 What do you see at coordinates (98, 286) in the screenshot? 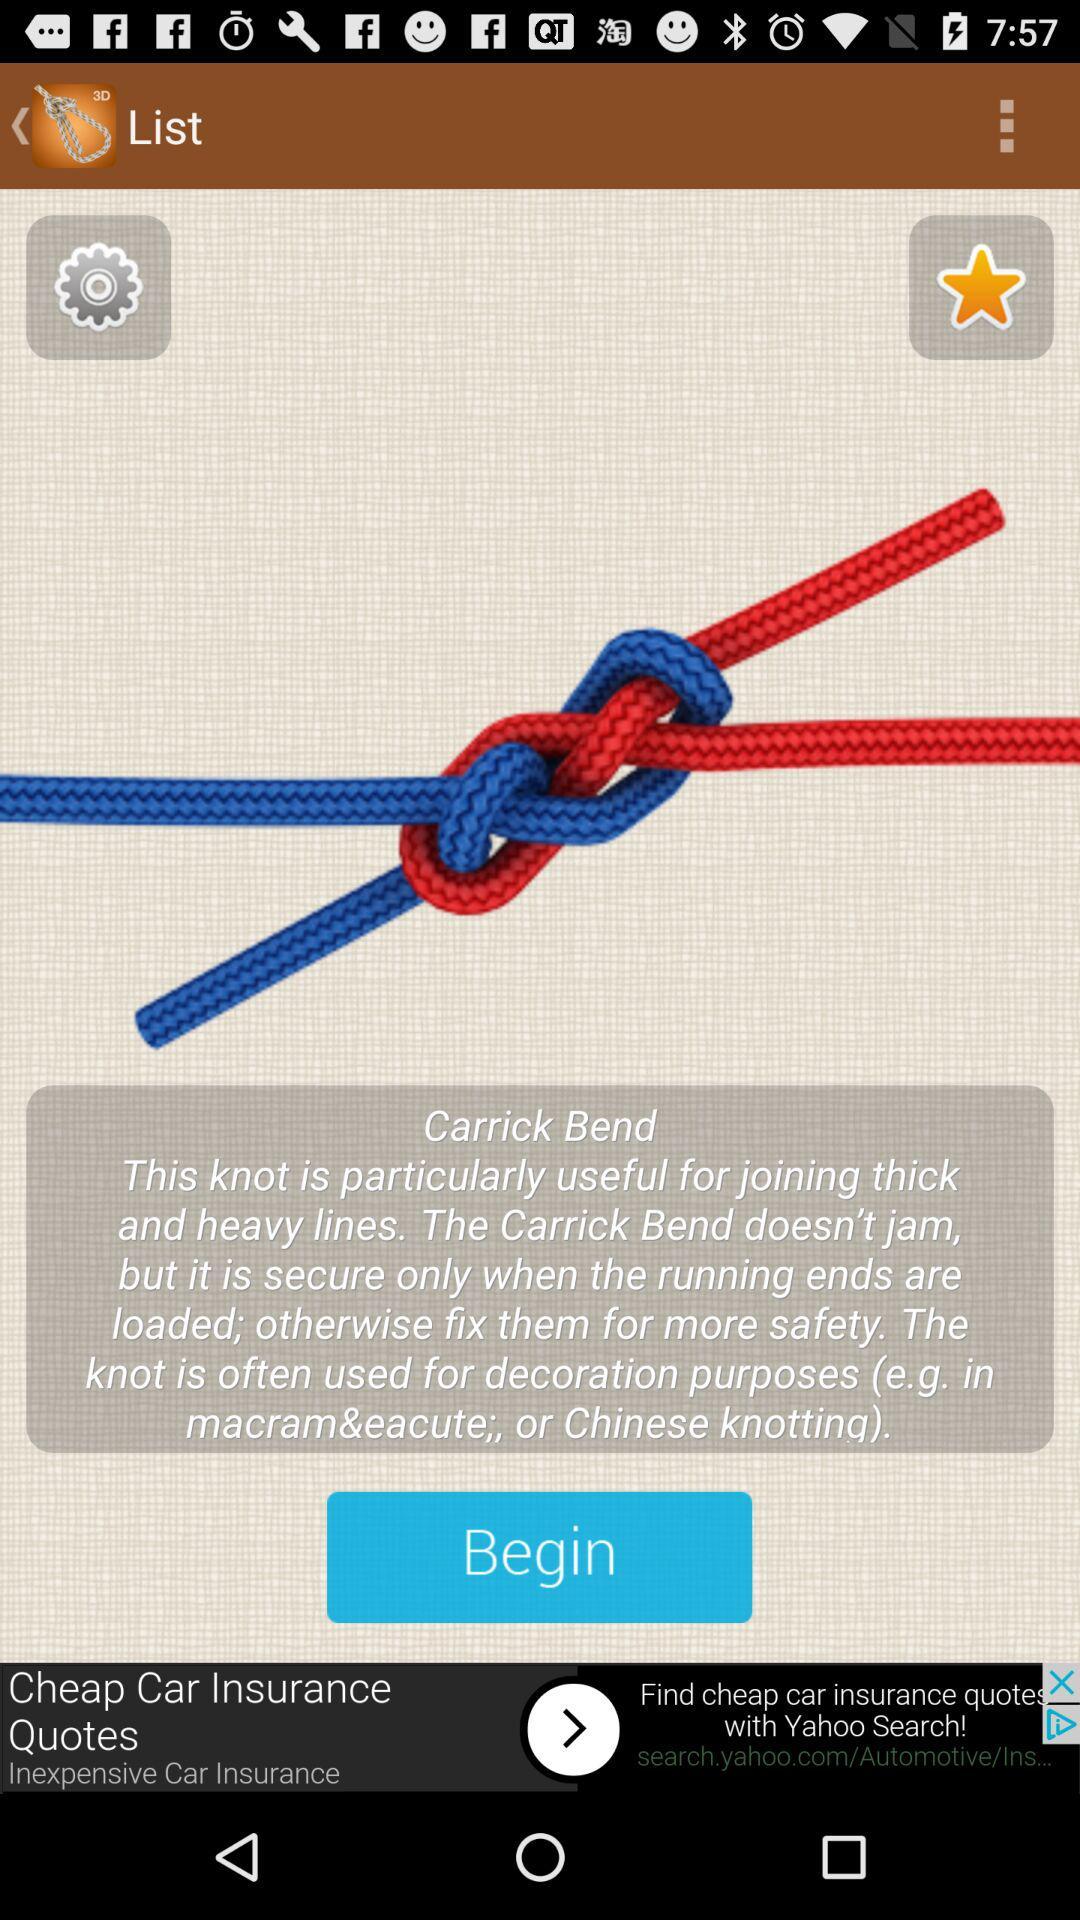
I see `settings` at bounding box center [98, 286].